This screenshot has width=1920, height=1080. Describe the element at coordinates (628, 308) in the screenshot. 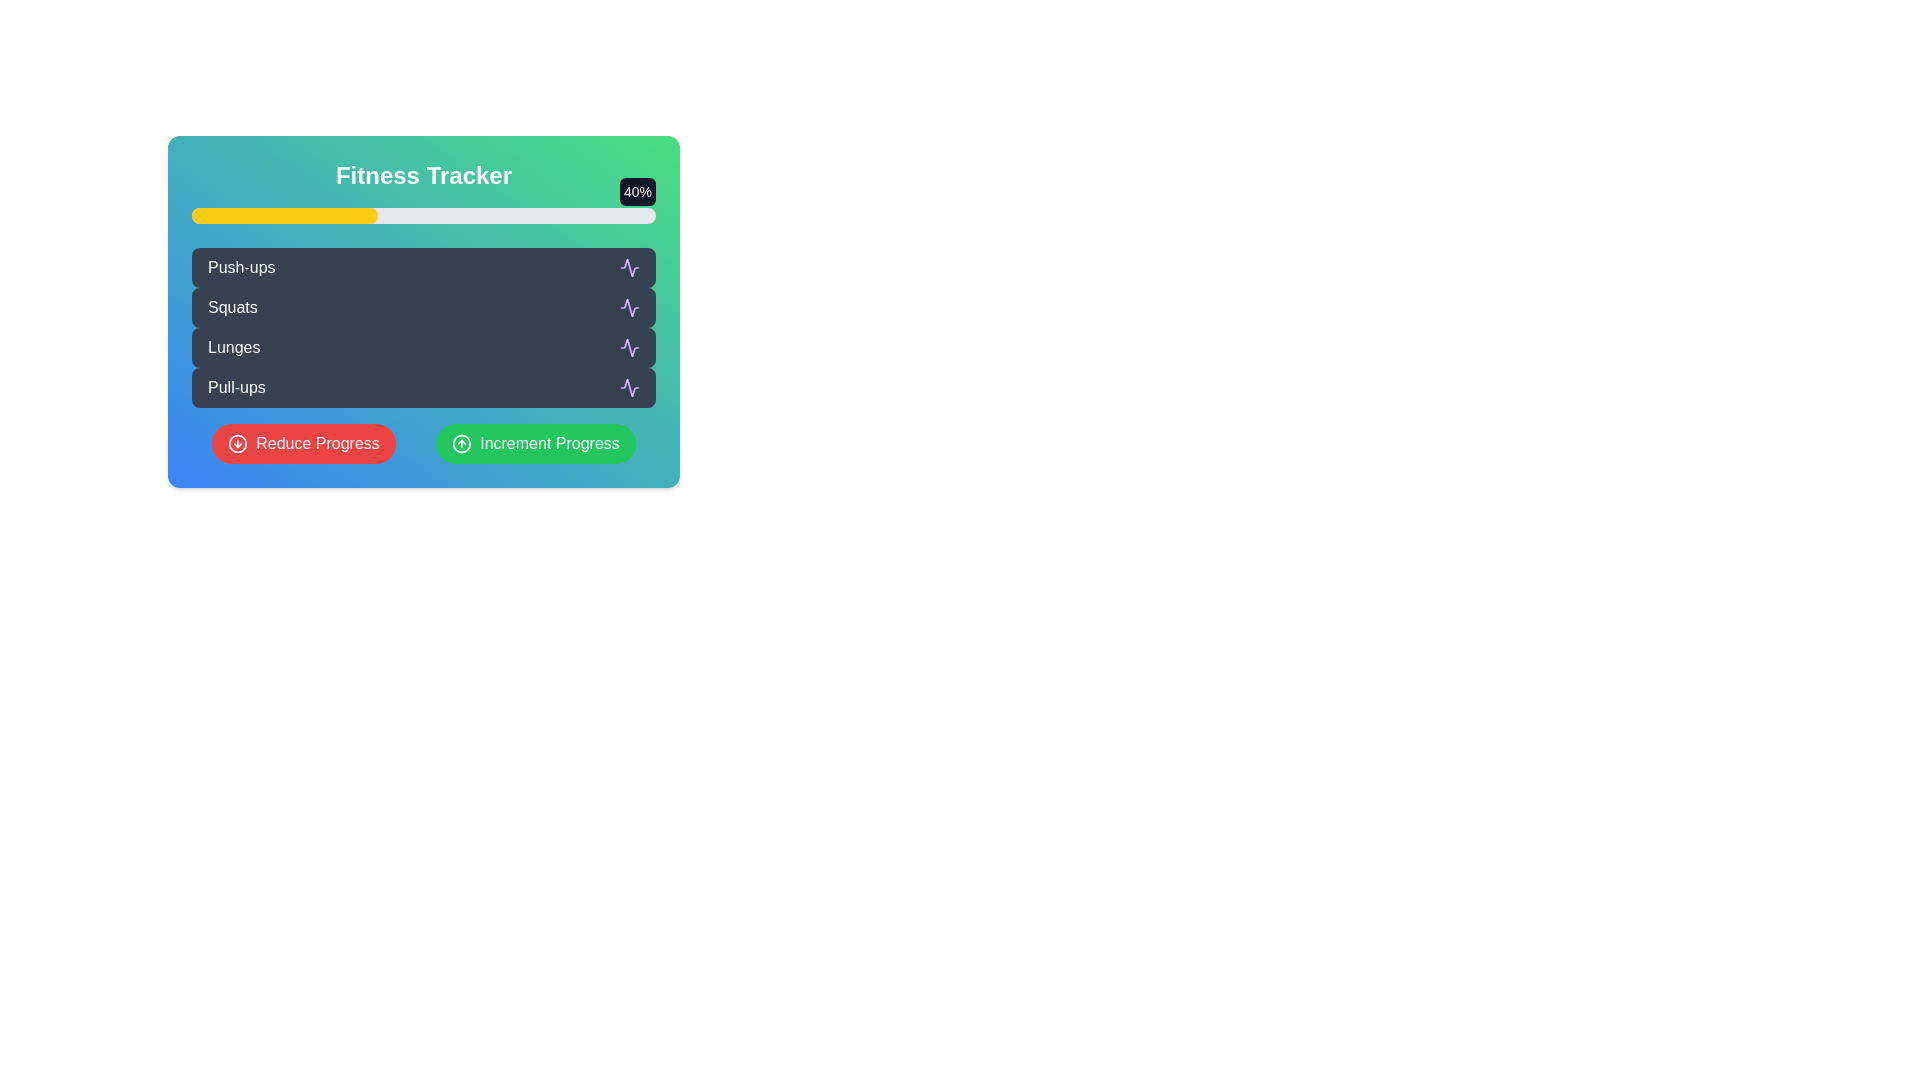

I see `the status indicator icon for the 'Squats' activity, located in the second row of the fitness tracker card, aligned to the far right` at that location.